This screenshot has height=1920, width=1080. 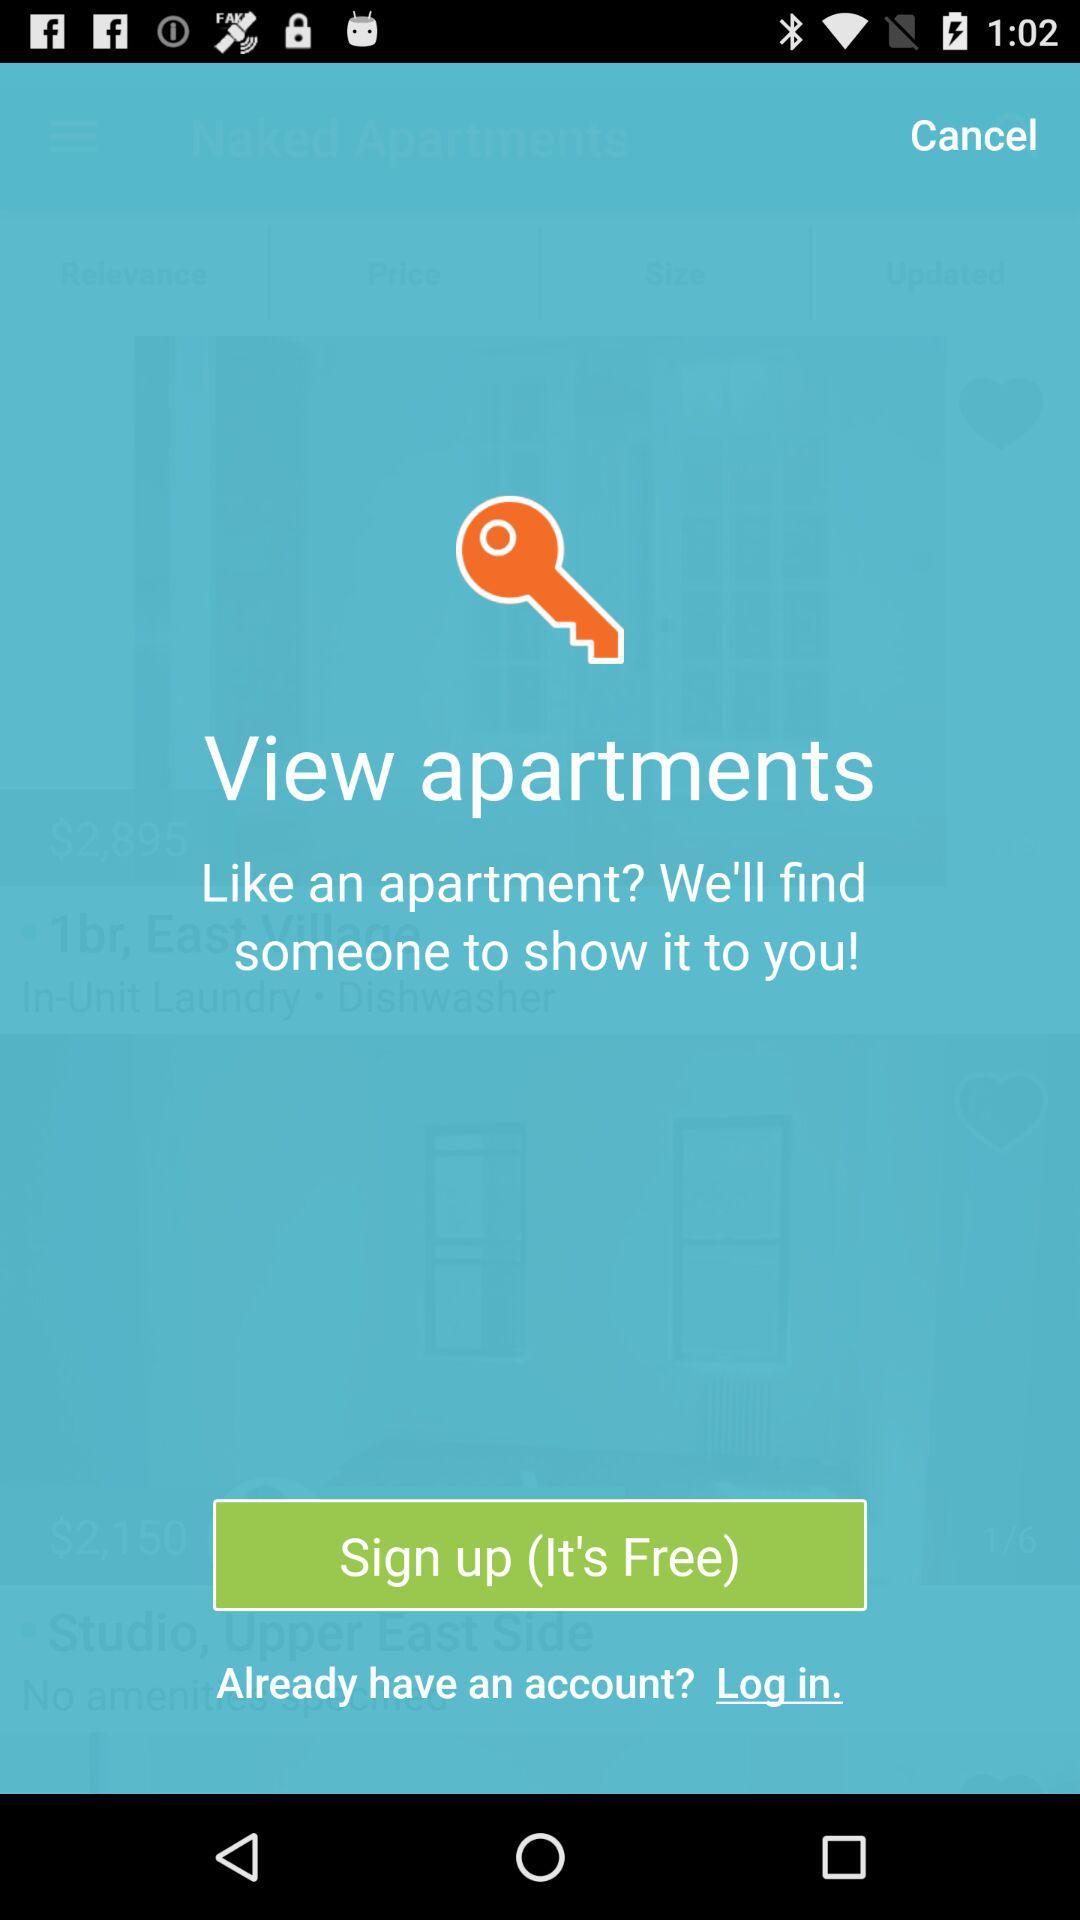 What do you see at coordinates (540, 1554) in the screenshot?
I see `sign up it` at bounding box center [540, 1554].